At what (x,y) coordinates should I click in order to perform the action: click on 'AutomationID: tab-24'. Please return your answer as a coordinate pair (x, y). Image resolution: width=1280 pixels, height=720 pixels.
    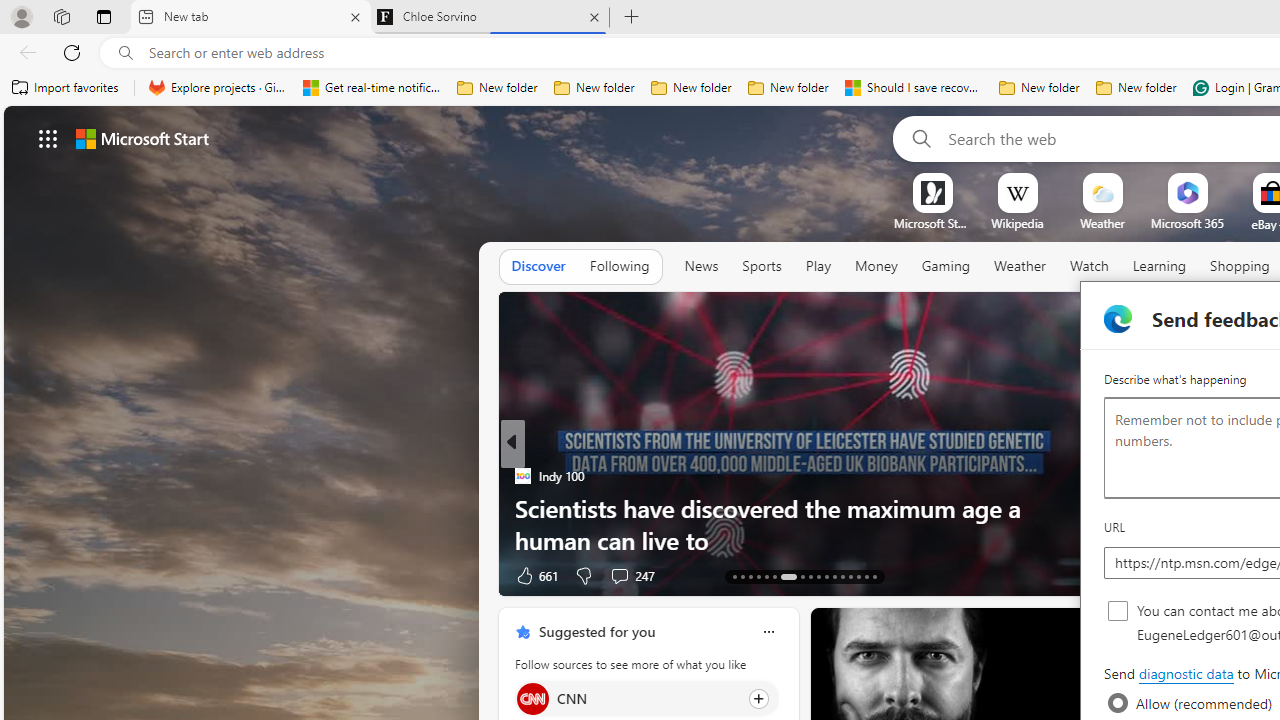
    Looking at the image, I should click on (833, 577).